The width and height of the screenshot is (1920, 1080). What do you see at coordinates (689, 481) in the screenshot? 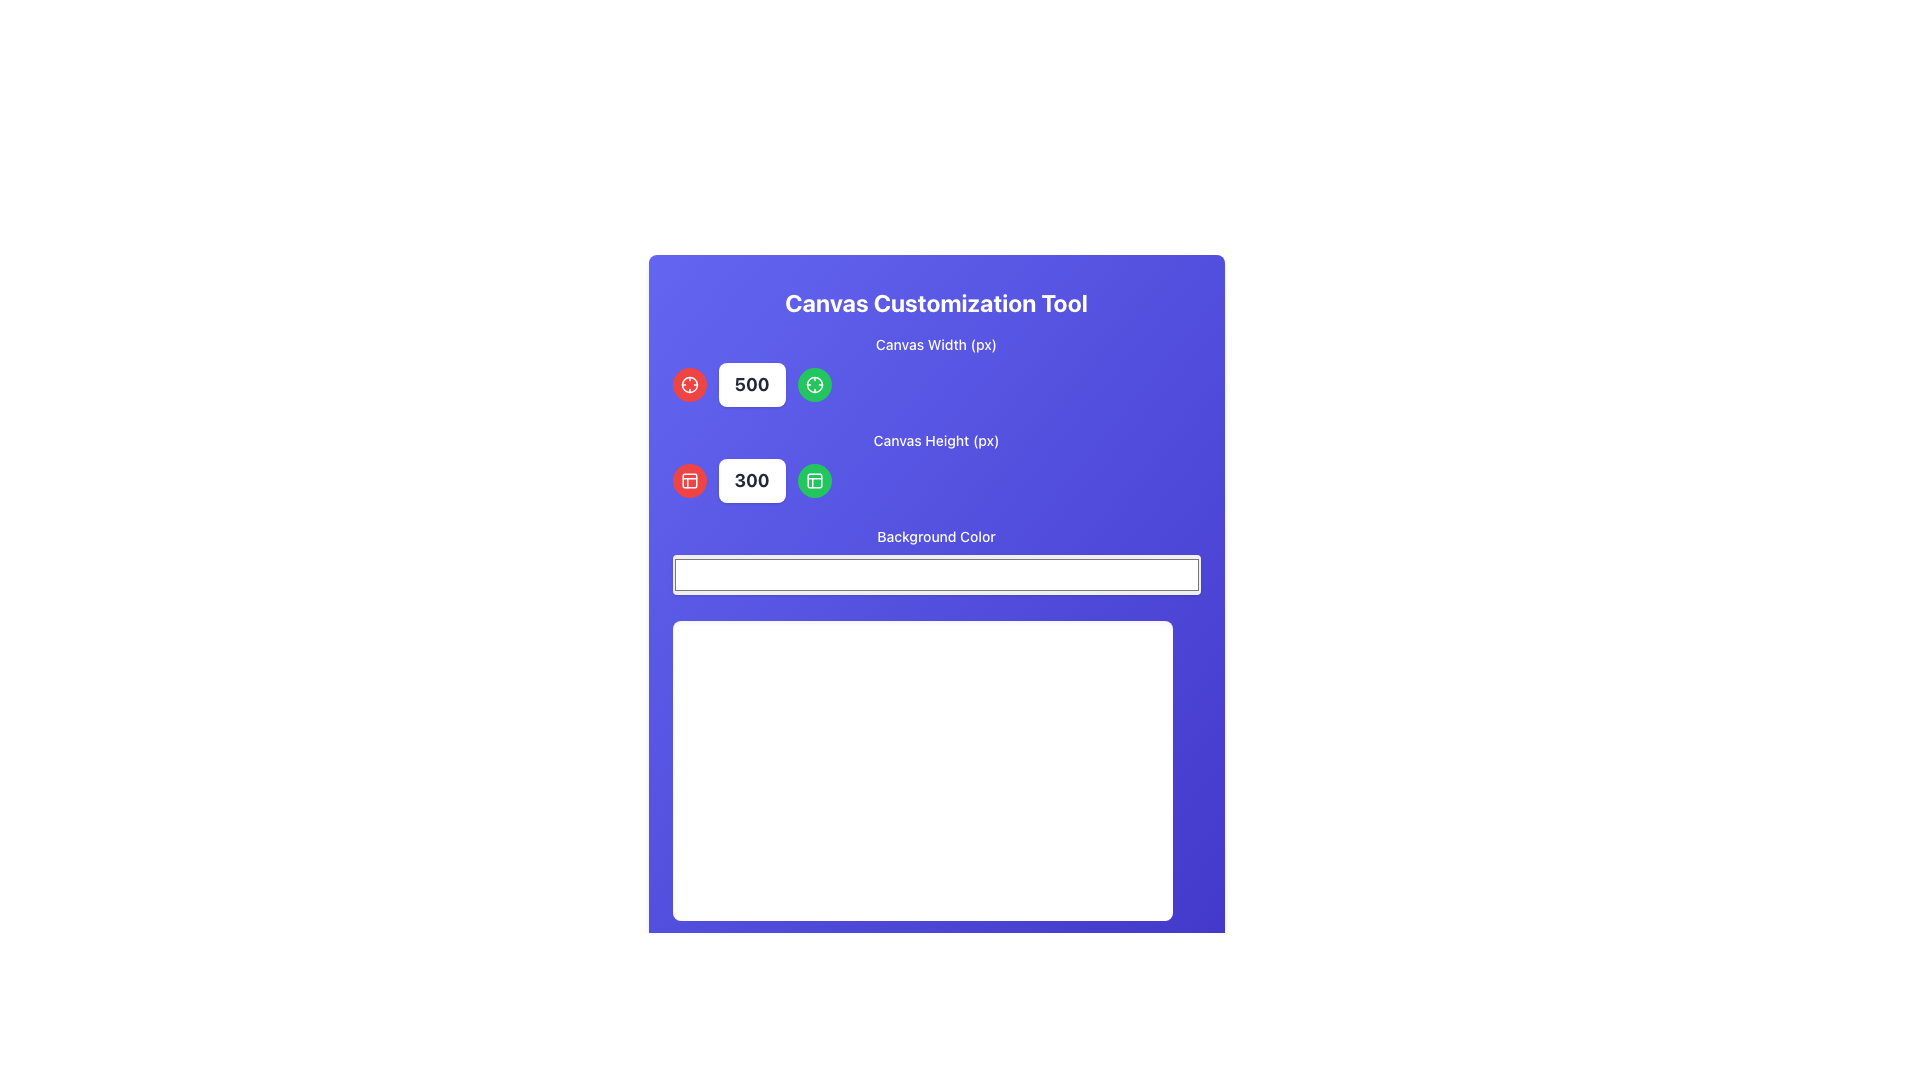
I see `the red circular button with a white layout icon to decrement the height, located on the left side of the Canvas Height section, next to the white box displaying '300'` at bounding box center [689, 481].